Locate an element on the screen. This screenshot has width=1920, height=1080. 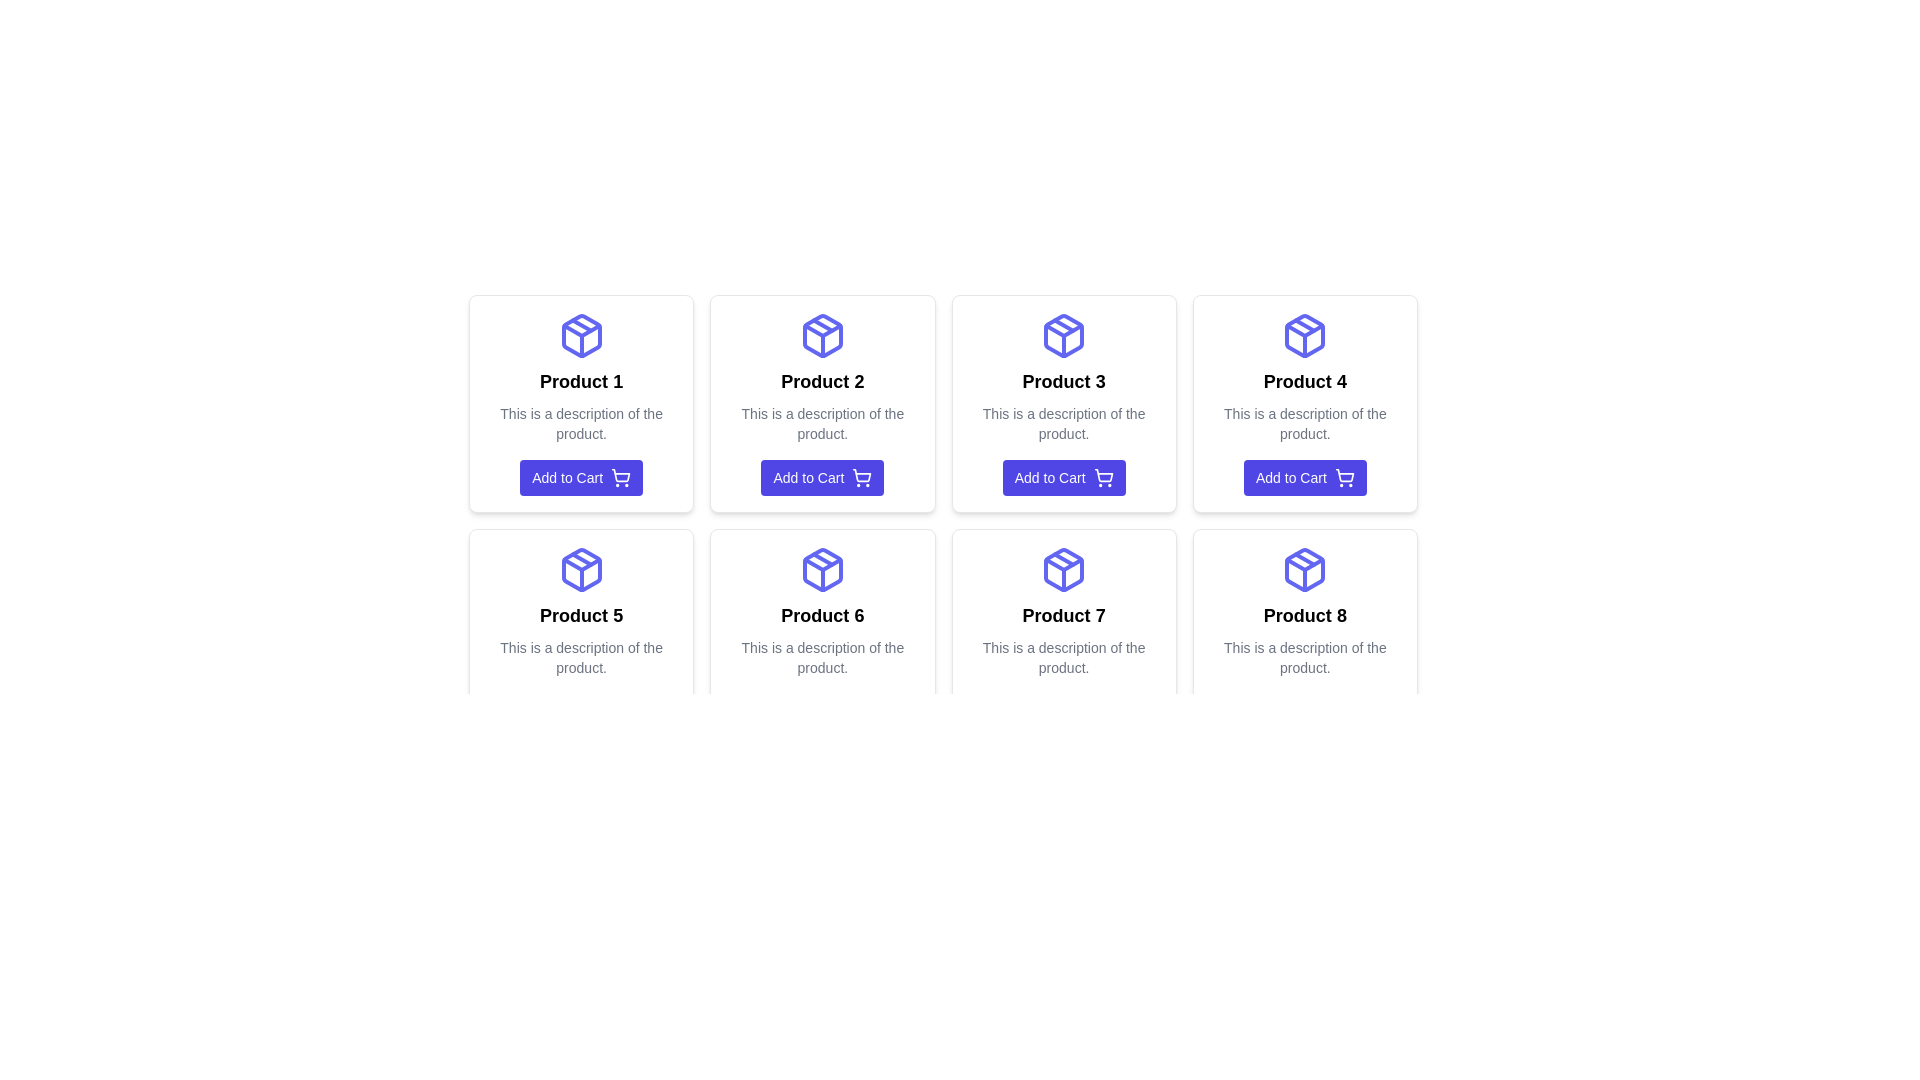
the Decorative Icon Component resembling a 3-dimensional package at the top of the 'Product 5' card in the second row is located at coordinates (580, 570).